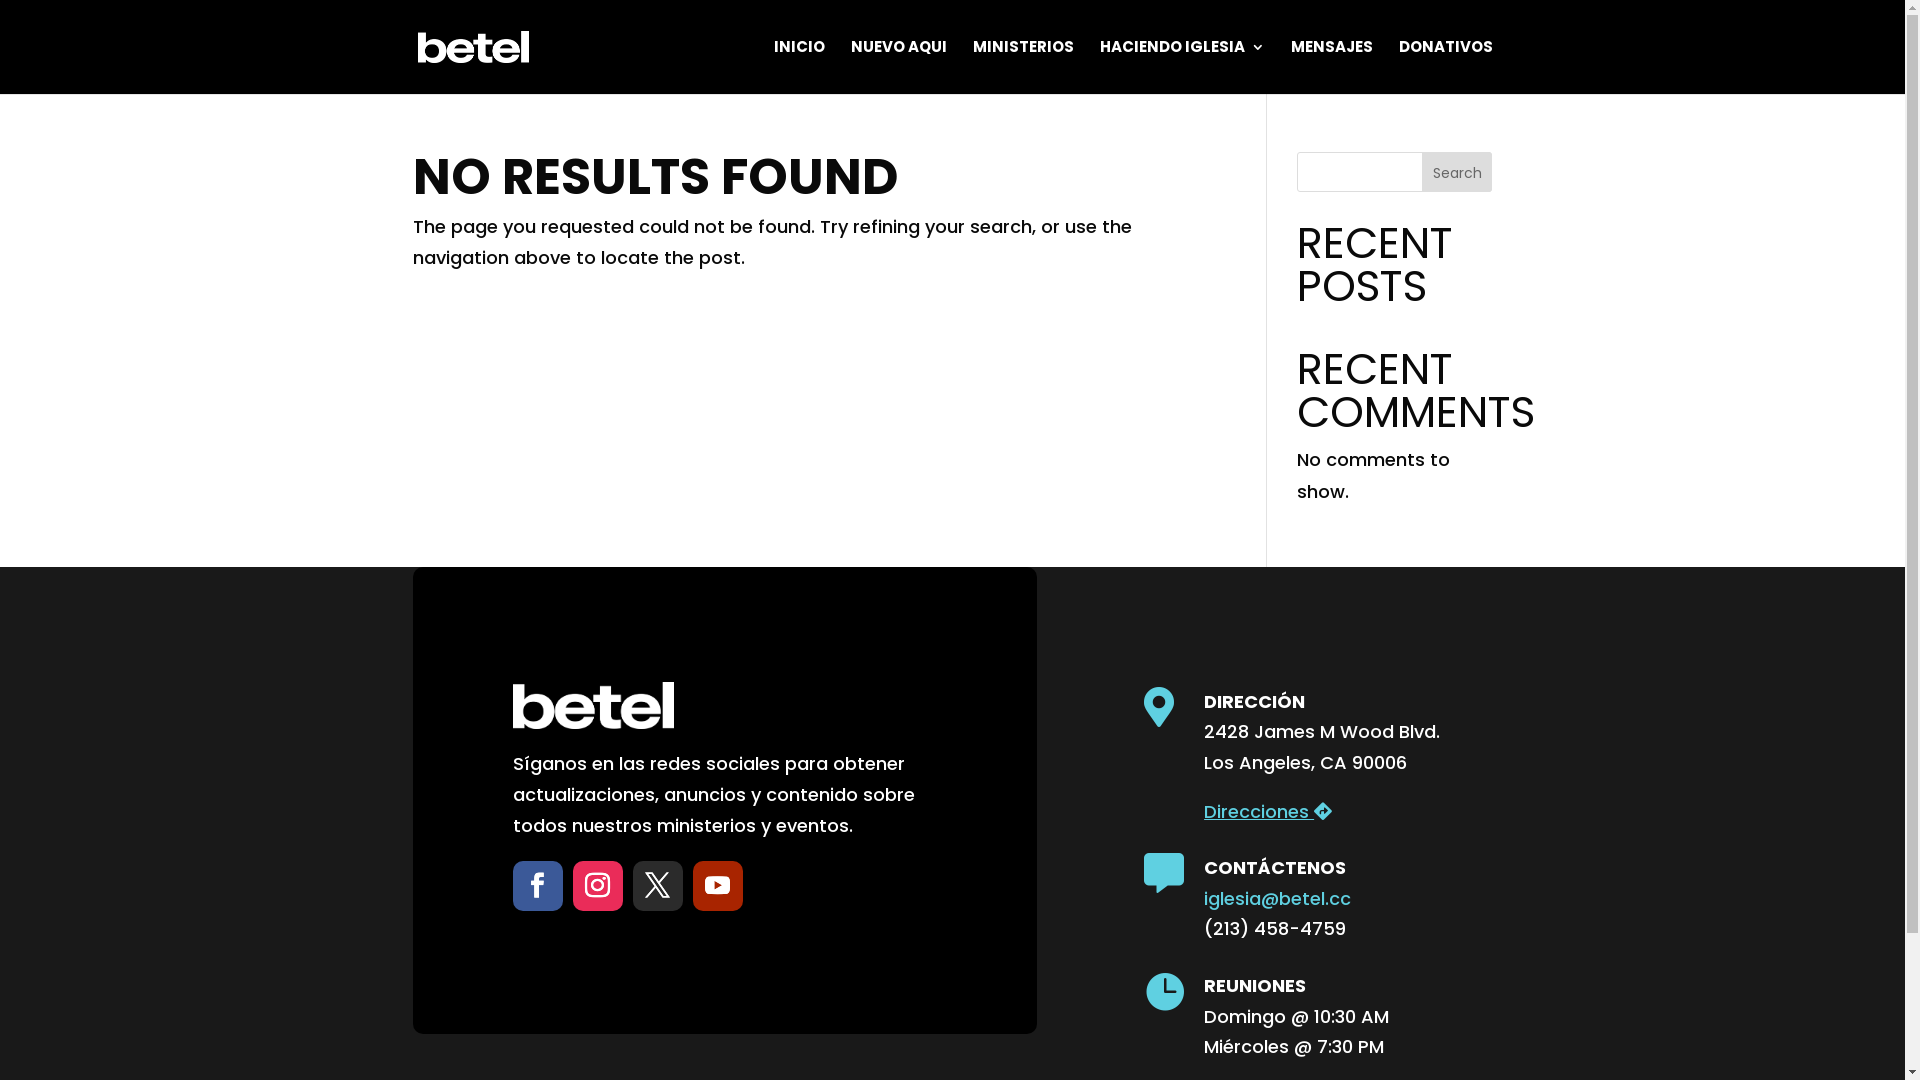  What do you see at coordinates (570, 885) in the screenshot?
I see `'Follow on Instagram'` at bounding box center [570, 885].